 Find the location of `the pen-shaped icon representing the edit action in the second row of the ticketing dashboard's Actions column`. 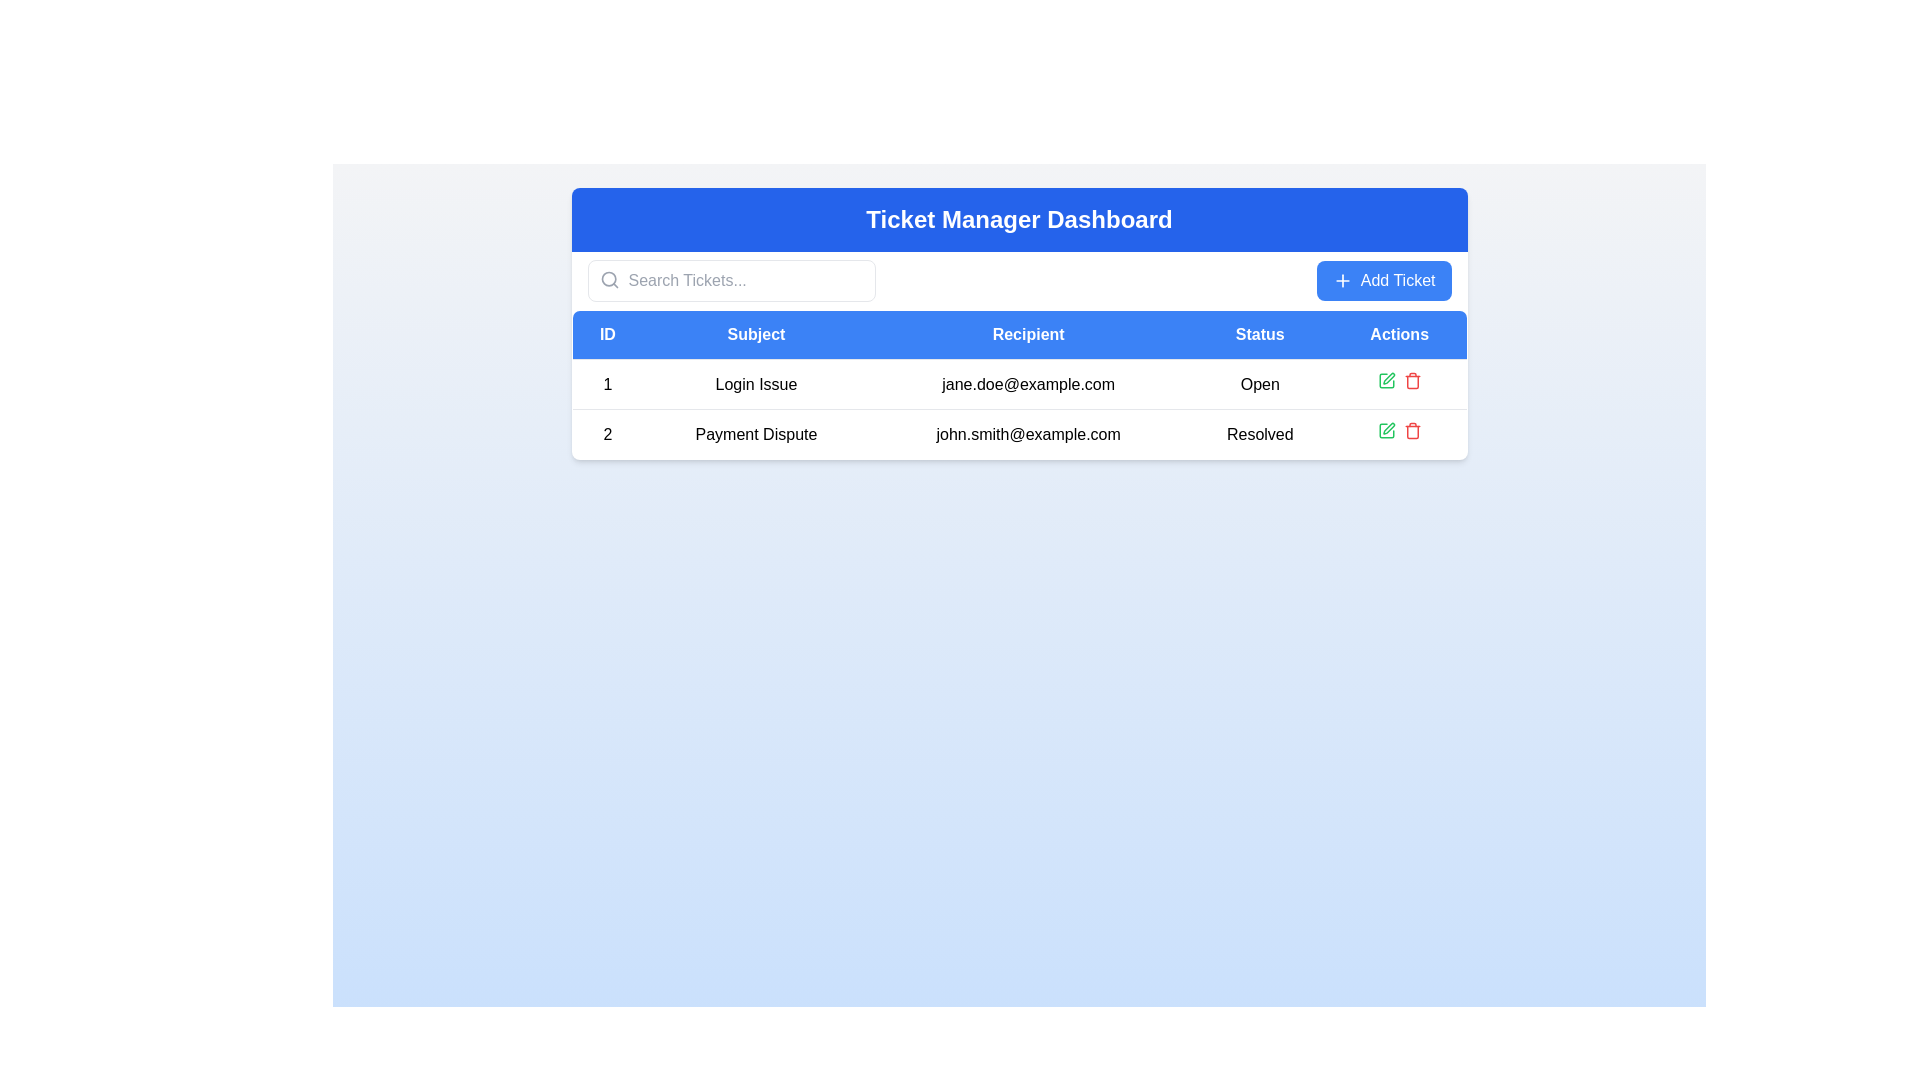

the pen-shaped icon representing the edit action in the second row of the ticketing dashboard's Actions column is located at coordinates (1387, 378).